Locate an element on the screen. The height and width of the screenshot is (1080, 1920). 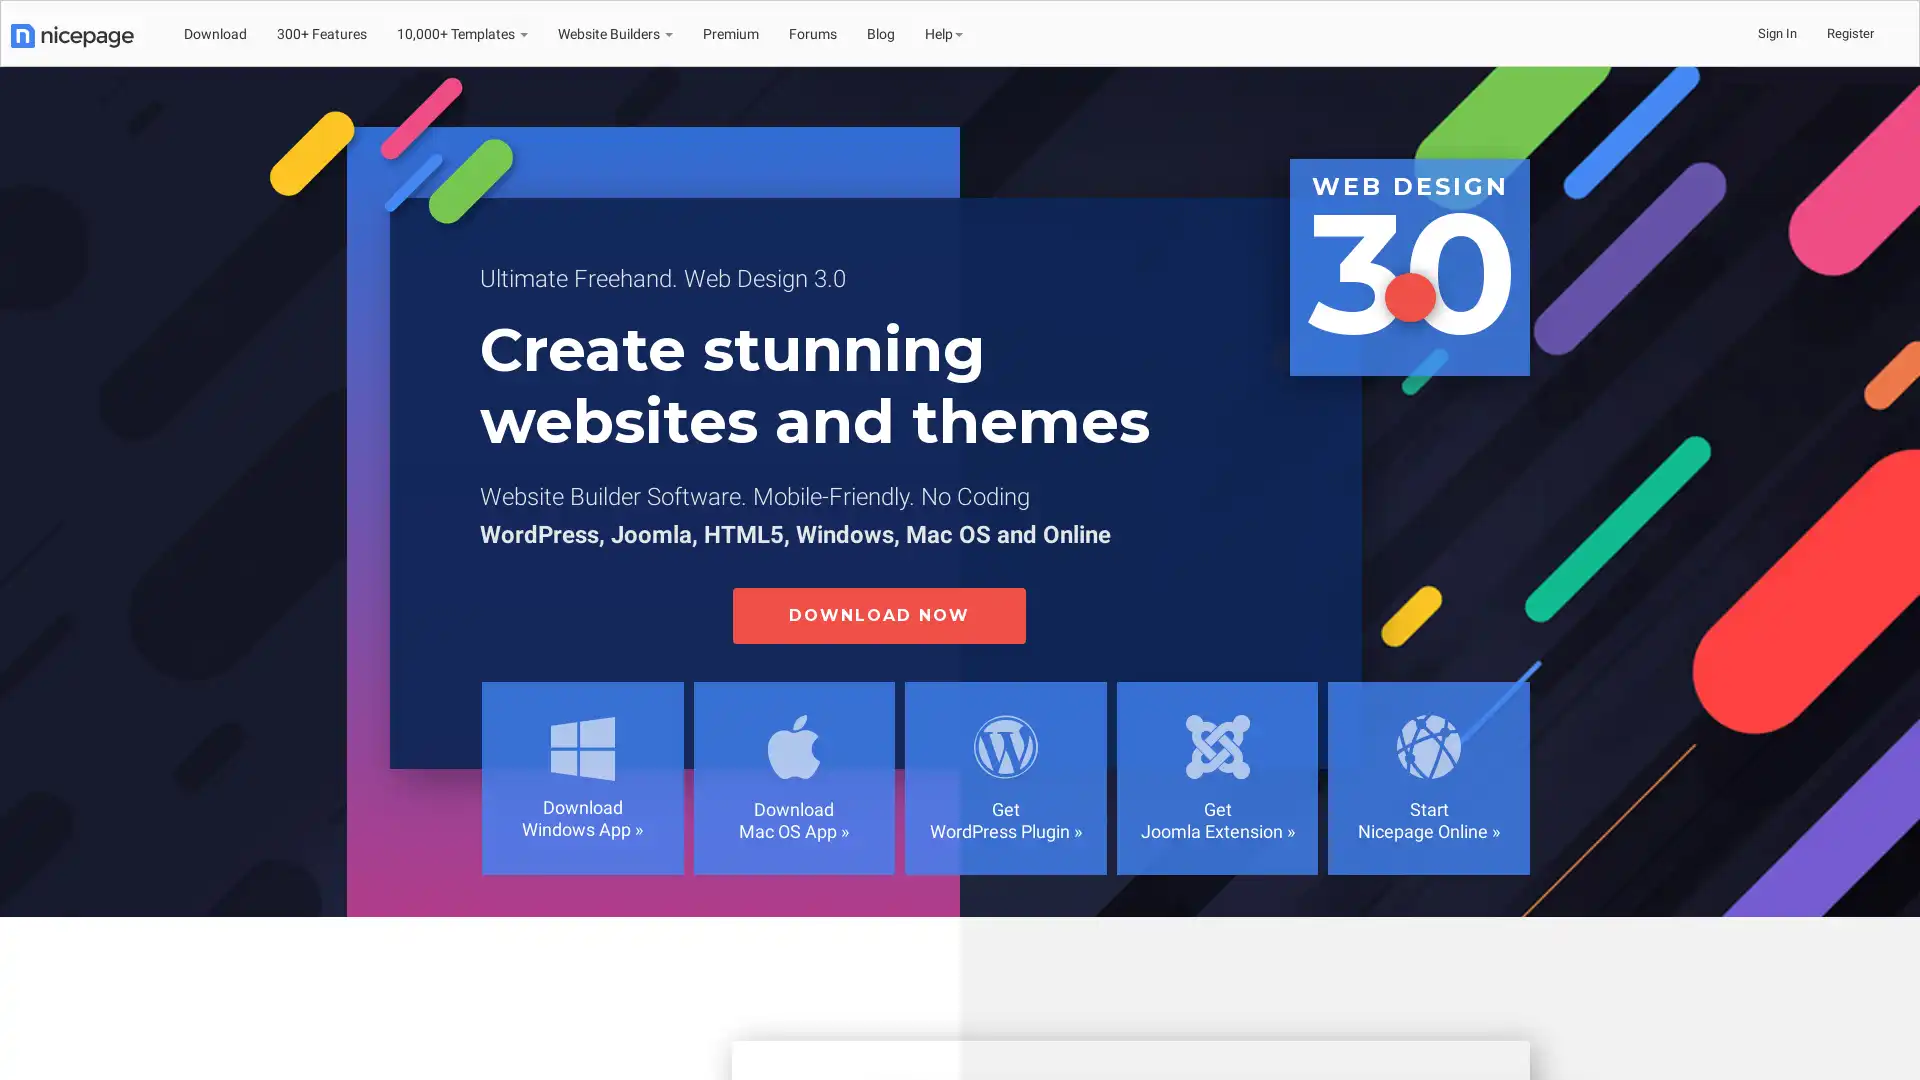
10,000+ Templates is located at coordinates (461, 34).